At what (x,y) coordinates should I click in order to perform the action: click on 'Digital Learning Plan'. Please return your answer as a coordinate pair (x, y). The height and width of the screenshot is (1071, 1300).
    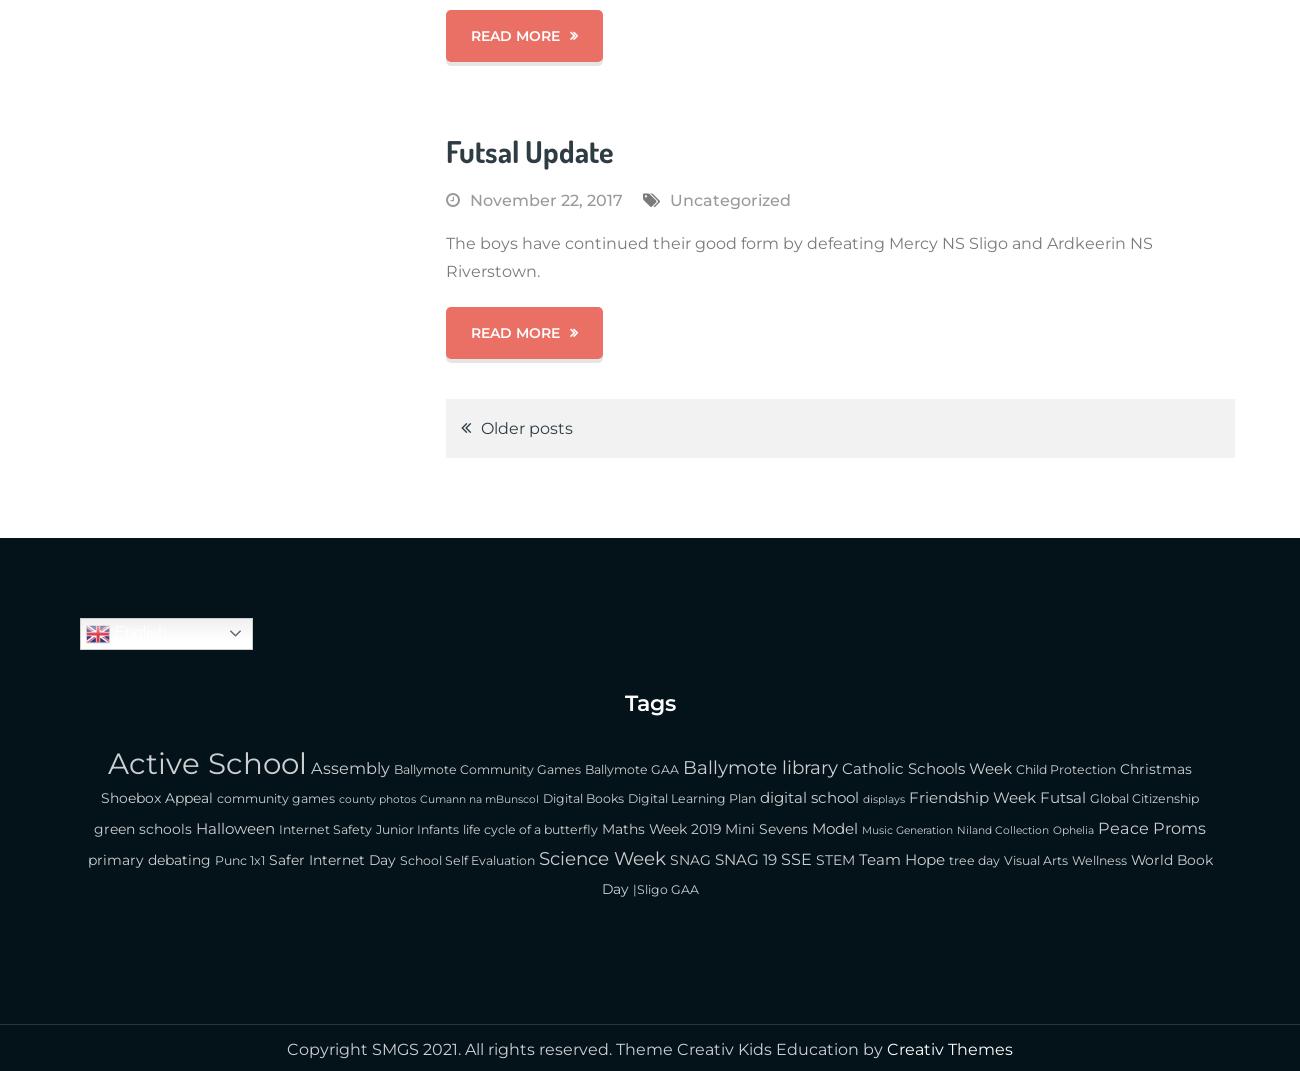
    Looking at the image, I should click on (690, 797).